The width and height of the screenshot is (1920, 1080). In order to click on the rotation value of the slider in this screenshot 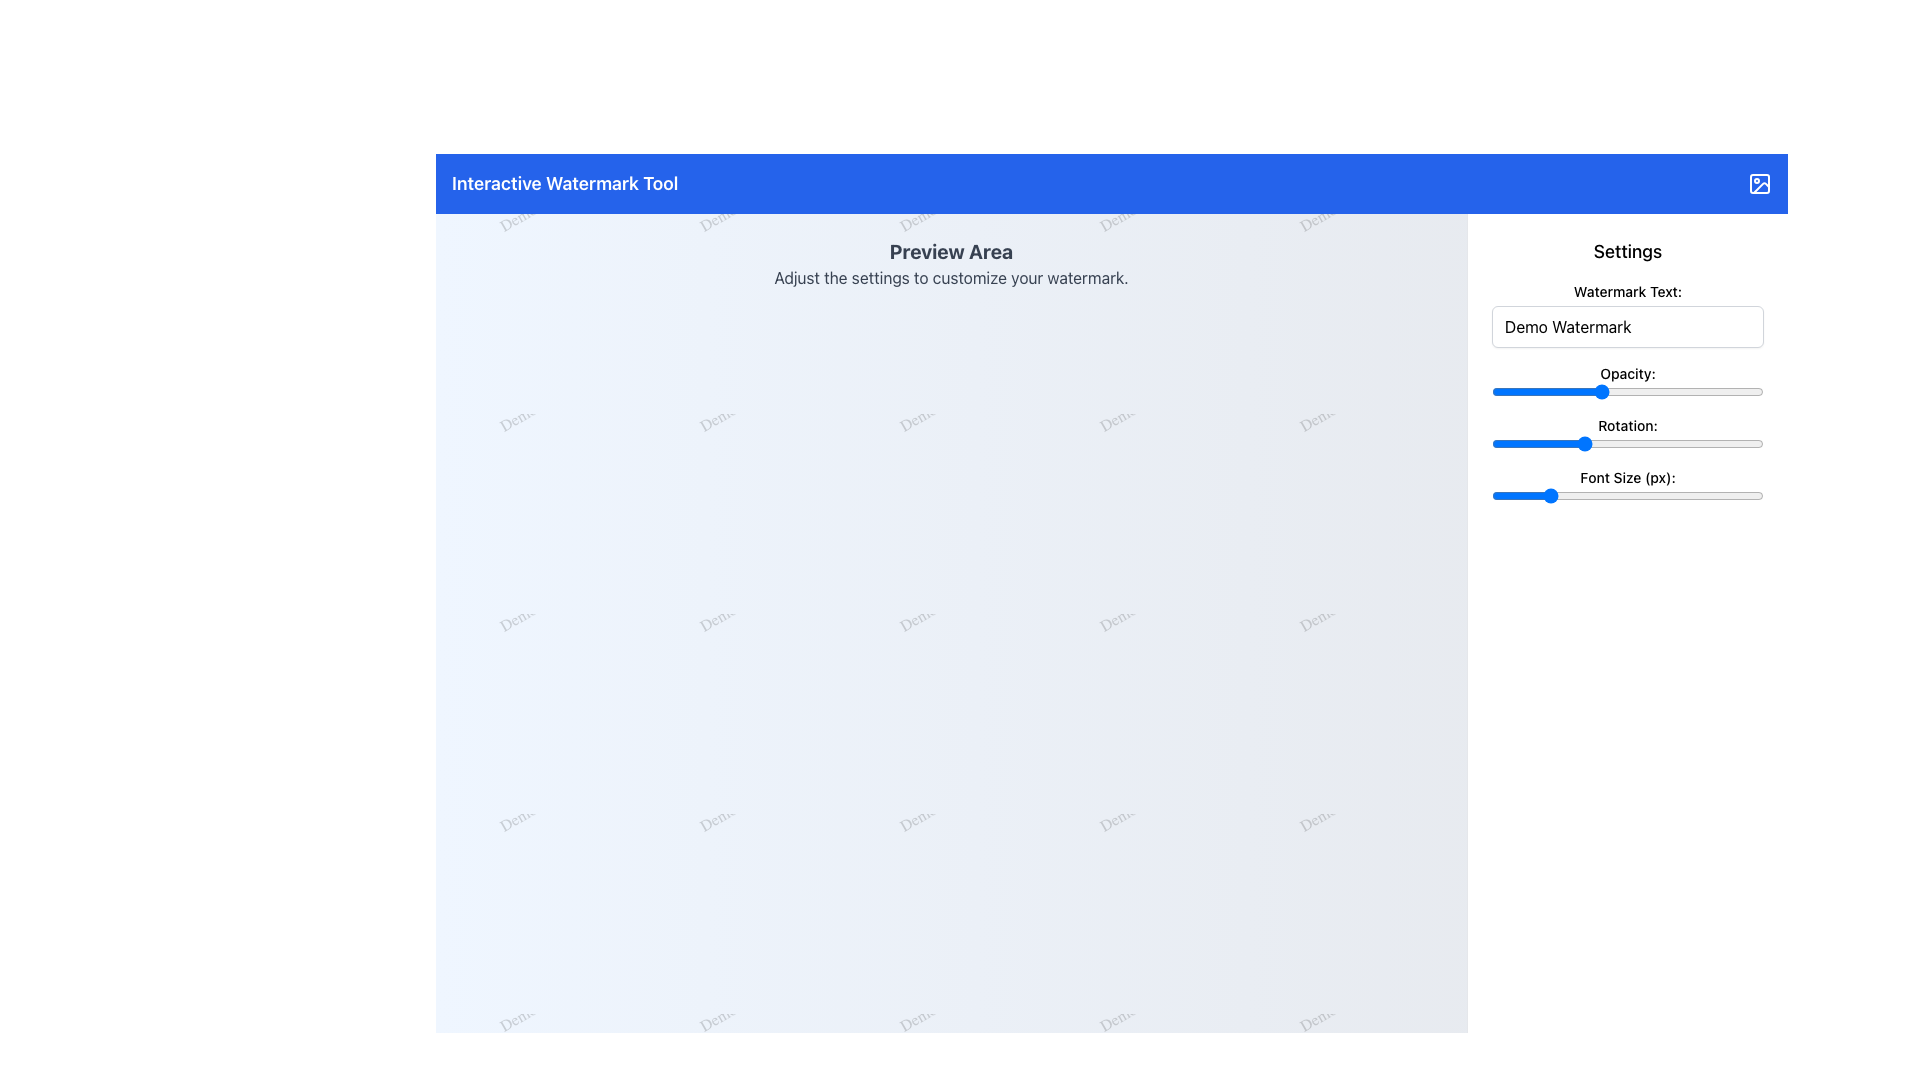, I will do `click(1569, 442)`.